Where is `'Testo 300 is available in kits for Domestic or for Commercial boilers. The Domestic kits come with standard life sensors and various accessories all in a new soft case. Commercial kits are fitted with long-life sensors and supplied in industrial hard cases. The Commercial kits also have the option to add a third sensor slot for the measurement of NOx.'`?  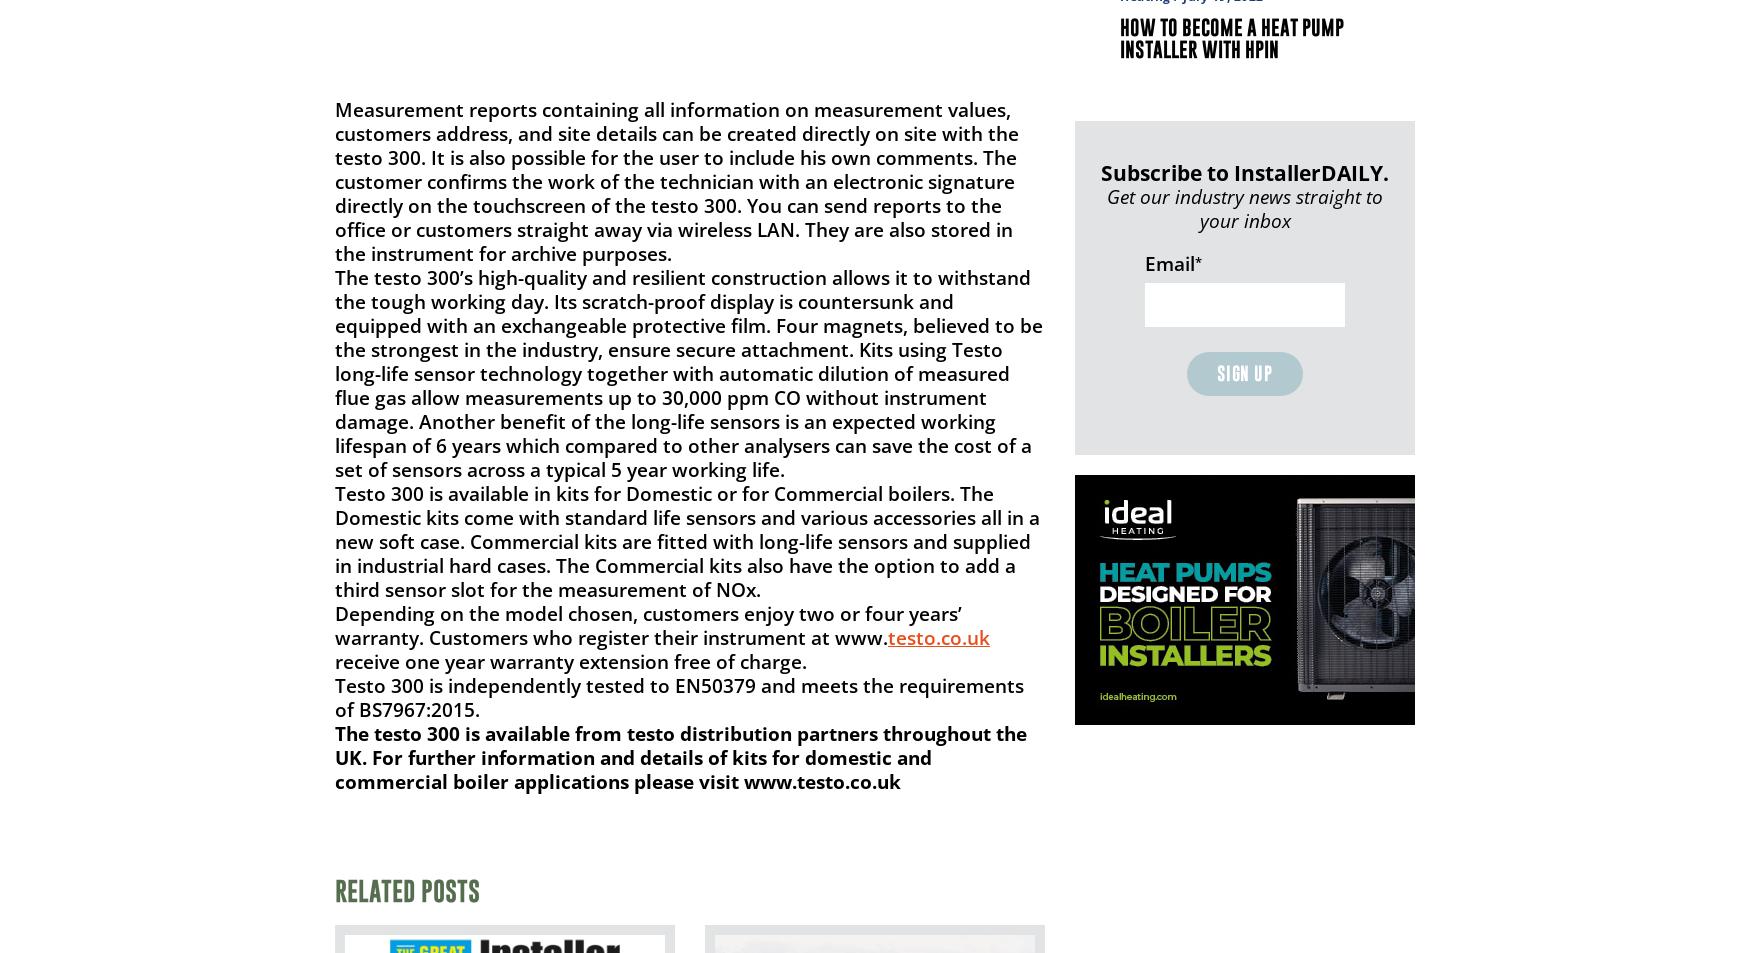
'Testo 300 is available in kits for Domestic or for Commercial boilers. The Domestic kits come with standard life sensors and various accessories all in a new soft case. Commercial kits are fitted with long-life sensors and supplied in industrial hard cases. The Commercial kits also have the option to add a third sensor slot for the measurement of NOx.' is located at coordinates (686, 541).